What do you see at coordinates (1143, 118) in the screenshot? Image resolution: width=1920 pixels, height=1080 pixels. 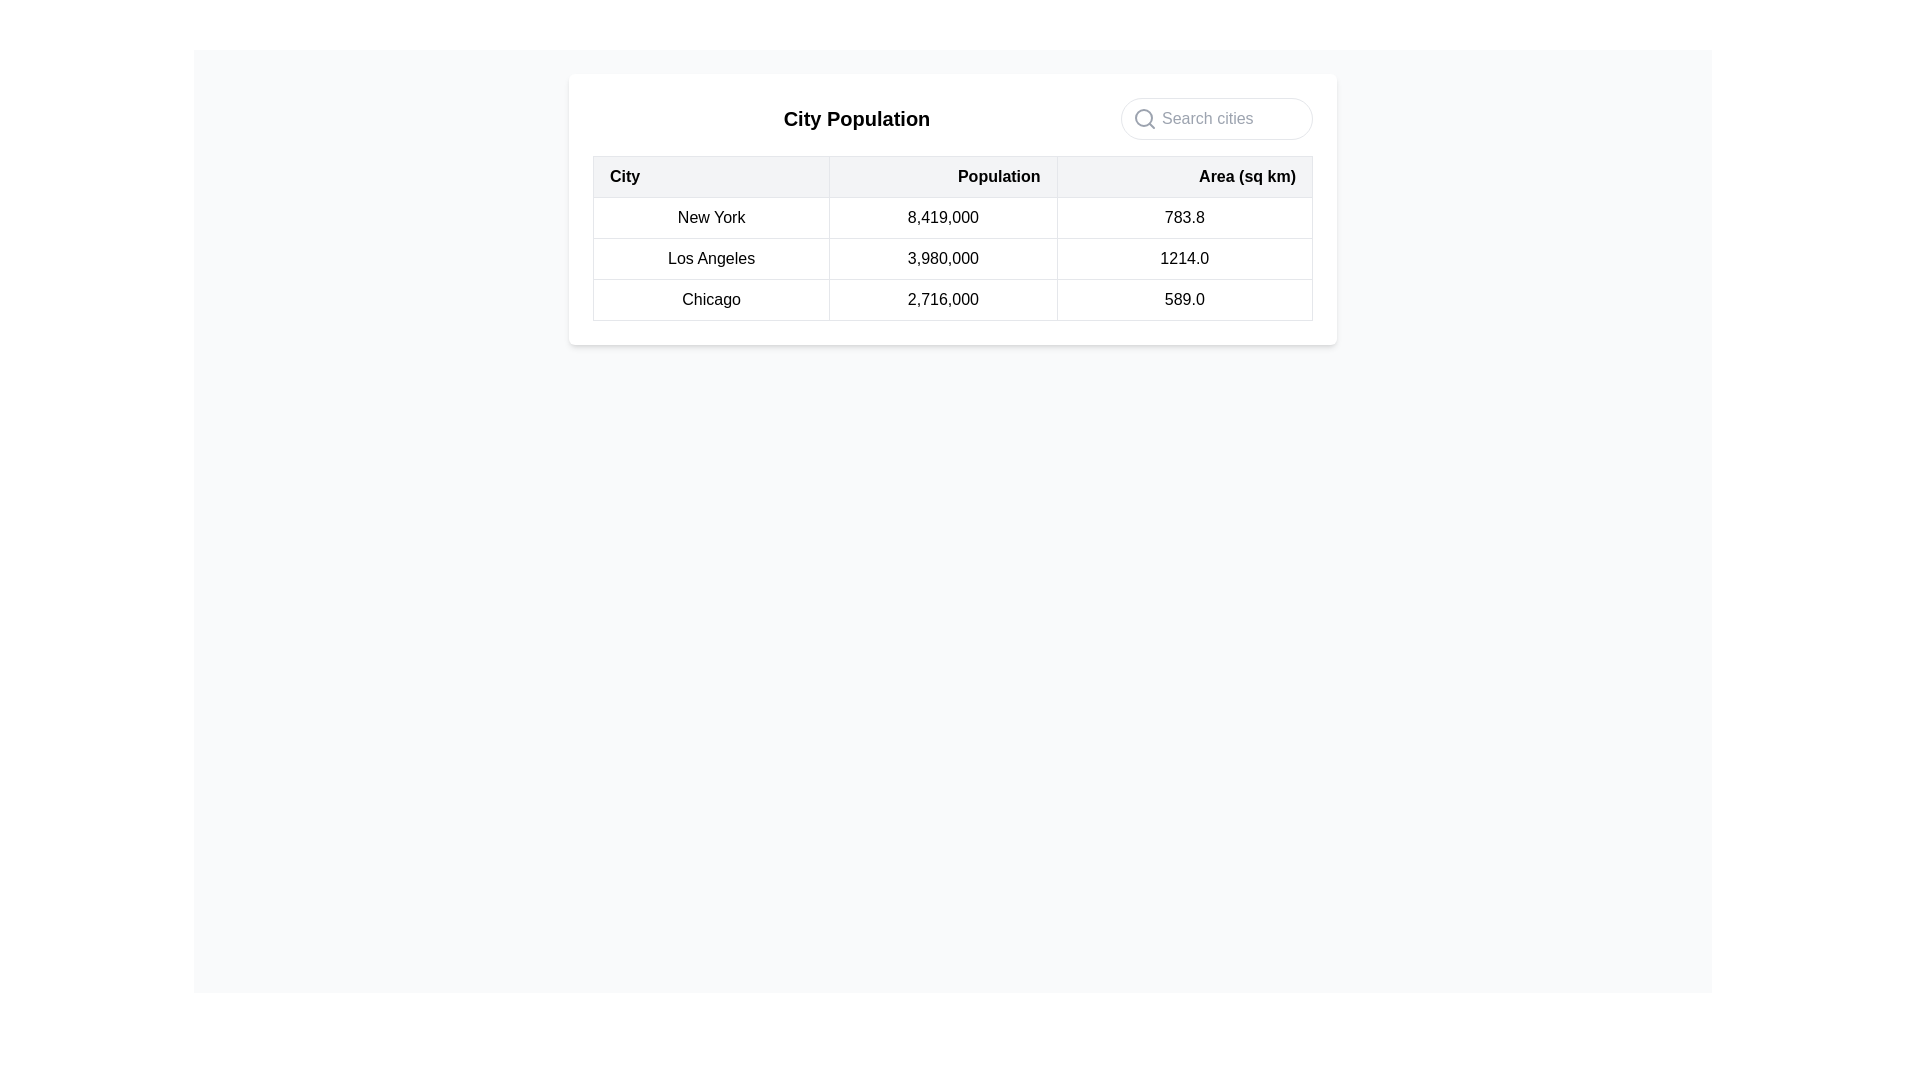 I see `the circular part of the magnifying glass icon, which indicates the search functionality in the user interface, located at the top-right area of the displayed table` at bounding box center [1143, 118].